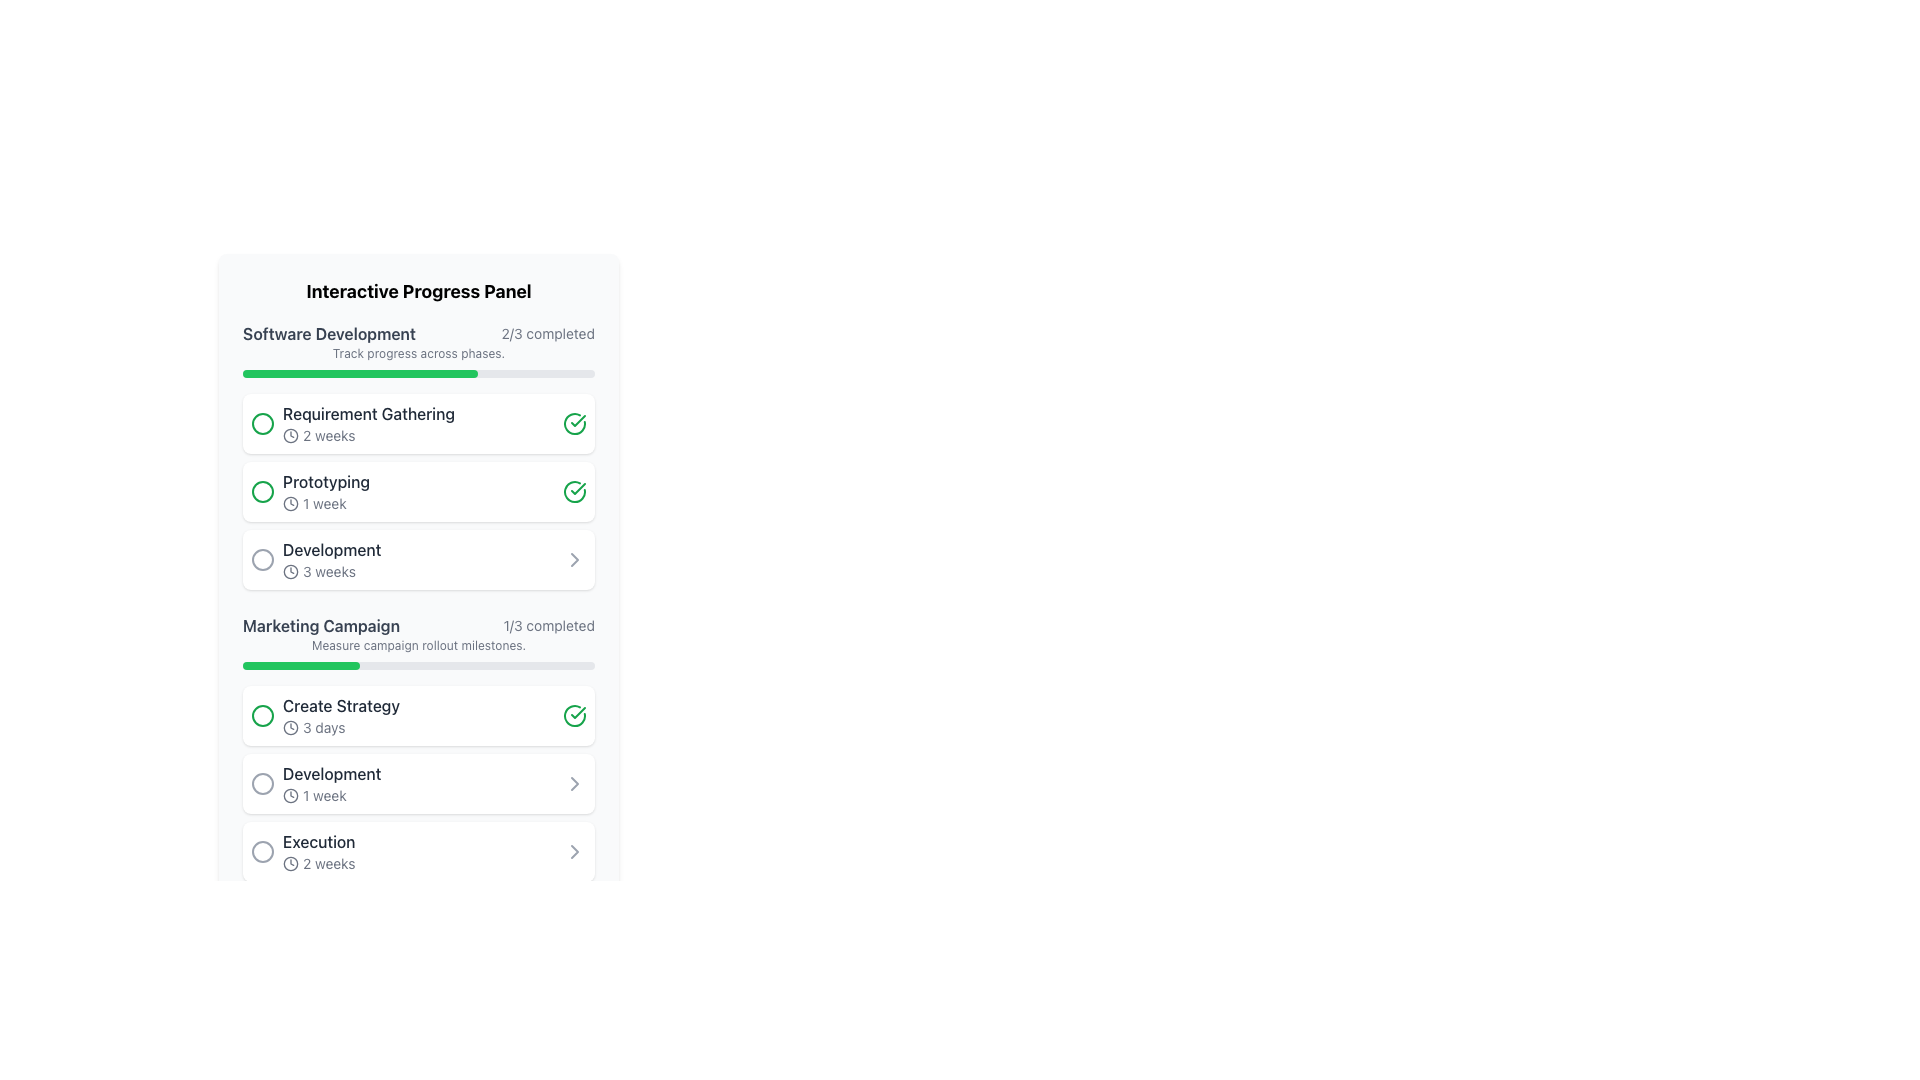 Image resolution: width=1920 pixels, height=1080 pixels. What do you see at coordinates (318, 863) in the screenshot?
I see `the text label displaying '2 weeks' with a clock icon, located beneath the 'Execution' heading in the 'Marketing Campaign' section` at bounding box center [318, 863].